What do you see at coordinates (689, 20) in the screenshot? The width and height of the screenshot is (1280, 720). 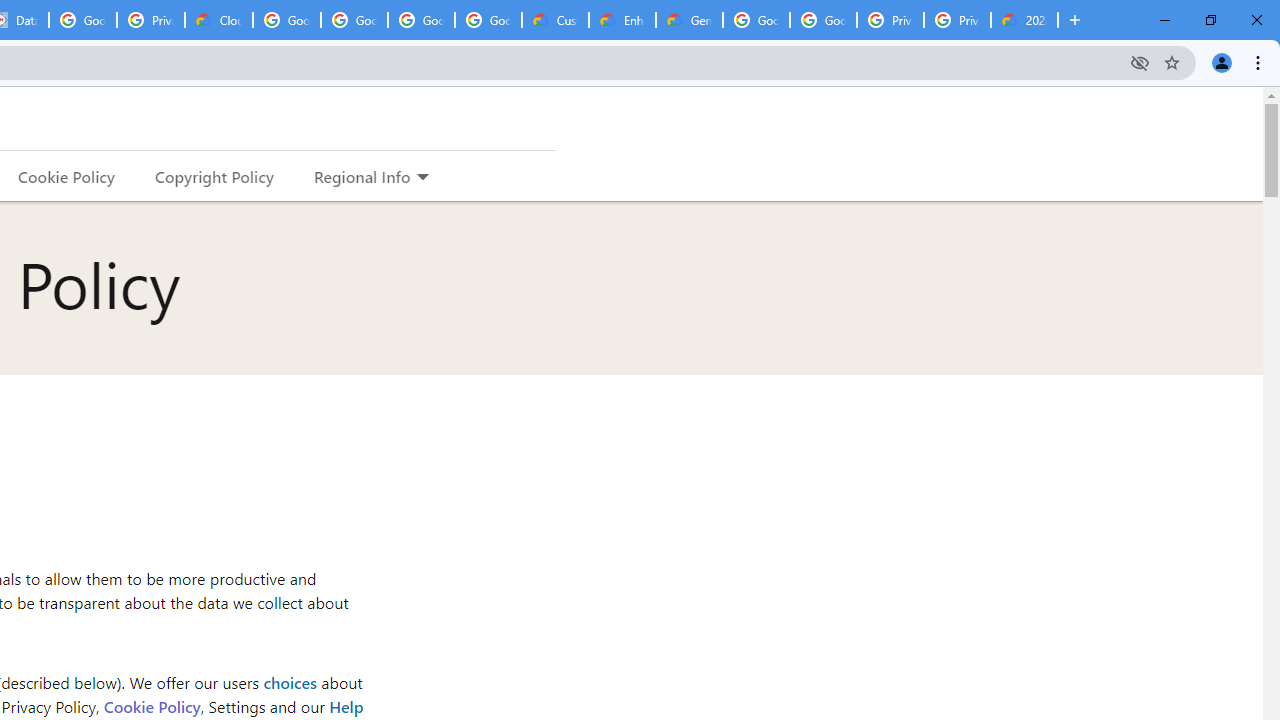 I see `'Gemini for Business and Developers | Google Cloud'` at bounding box center [689, 20].